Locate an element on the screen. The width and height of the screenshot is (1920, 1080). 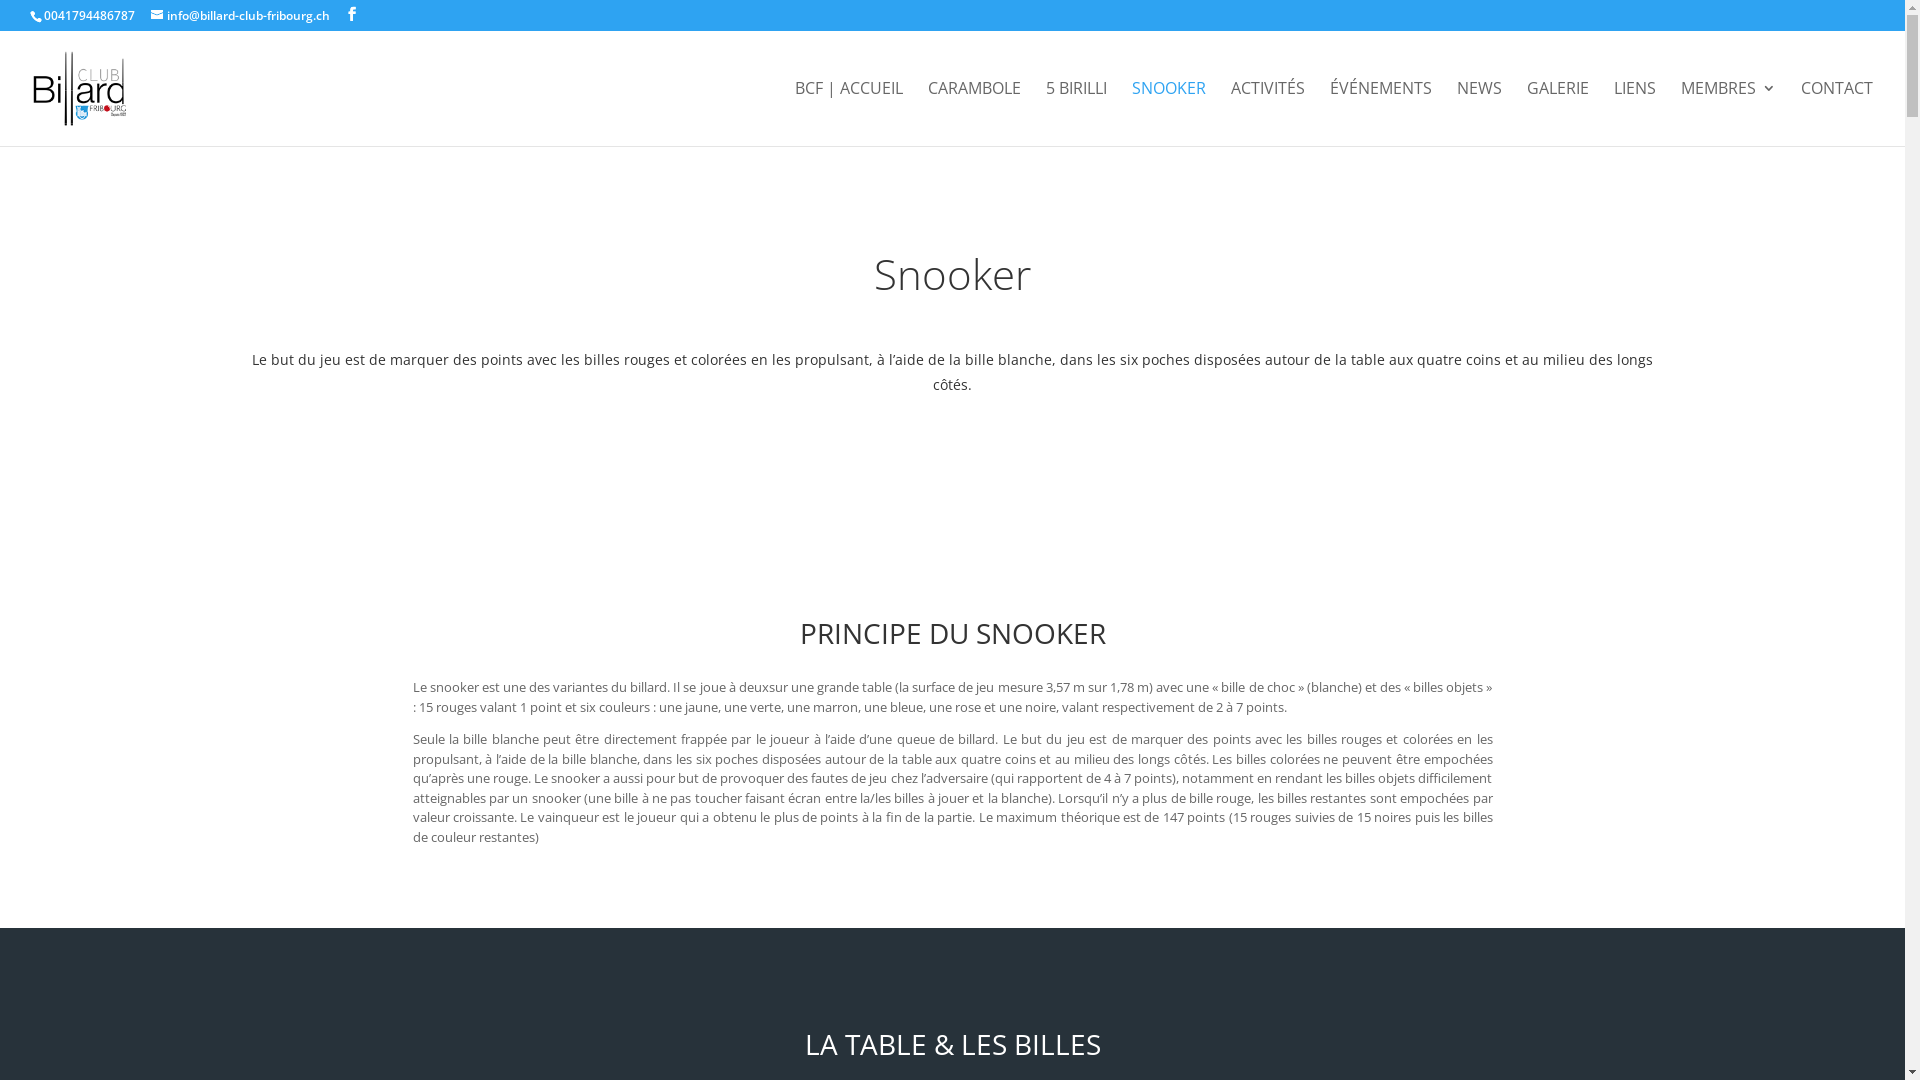
'CONTACT' is located at coordinates (1800, 113).